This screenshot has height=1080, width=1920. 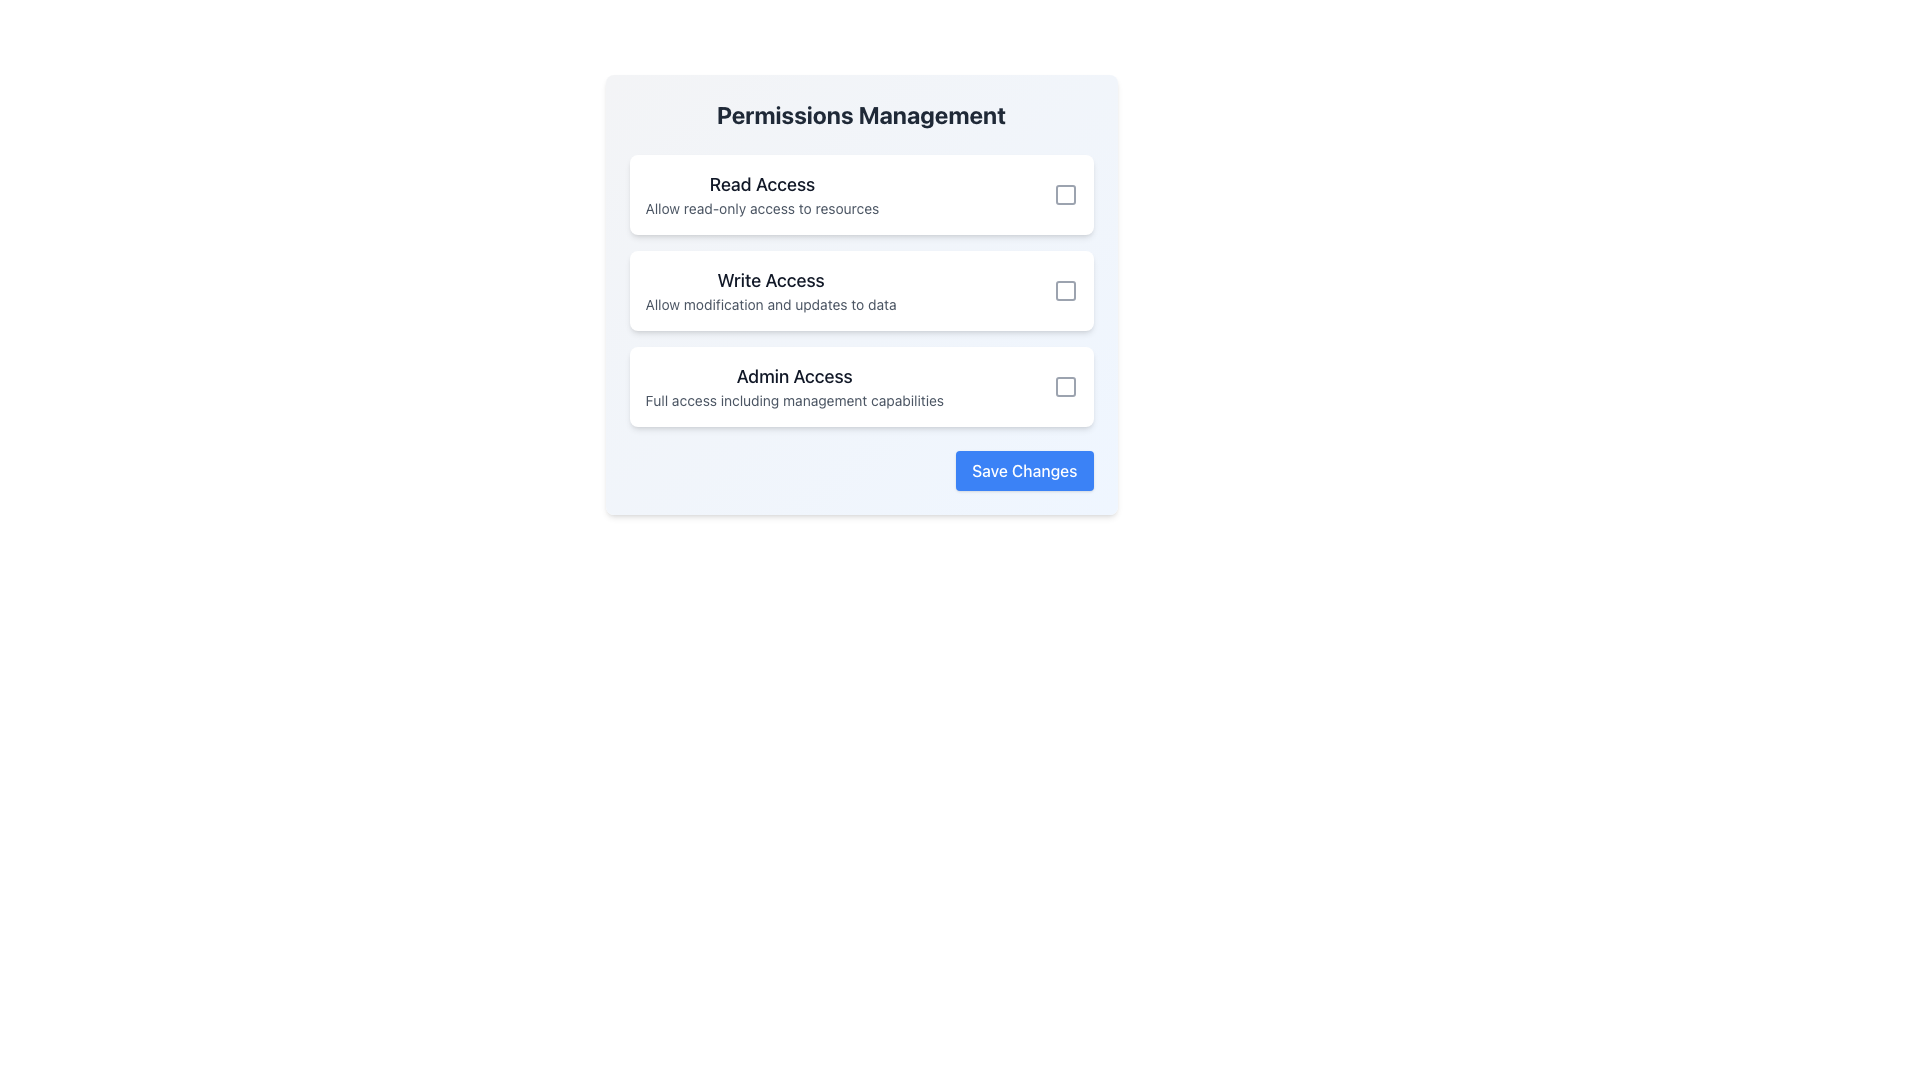 I want to click on the descriptive text element located below the 'Admin Access' header in the permissions management interface, so click(x=793, y=401).